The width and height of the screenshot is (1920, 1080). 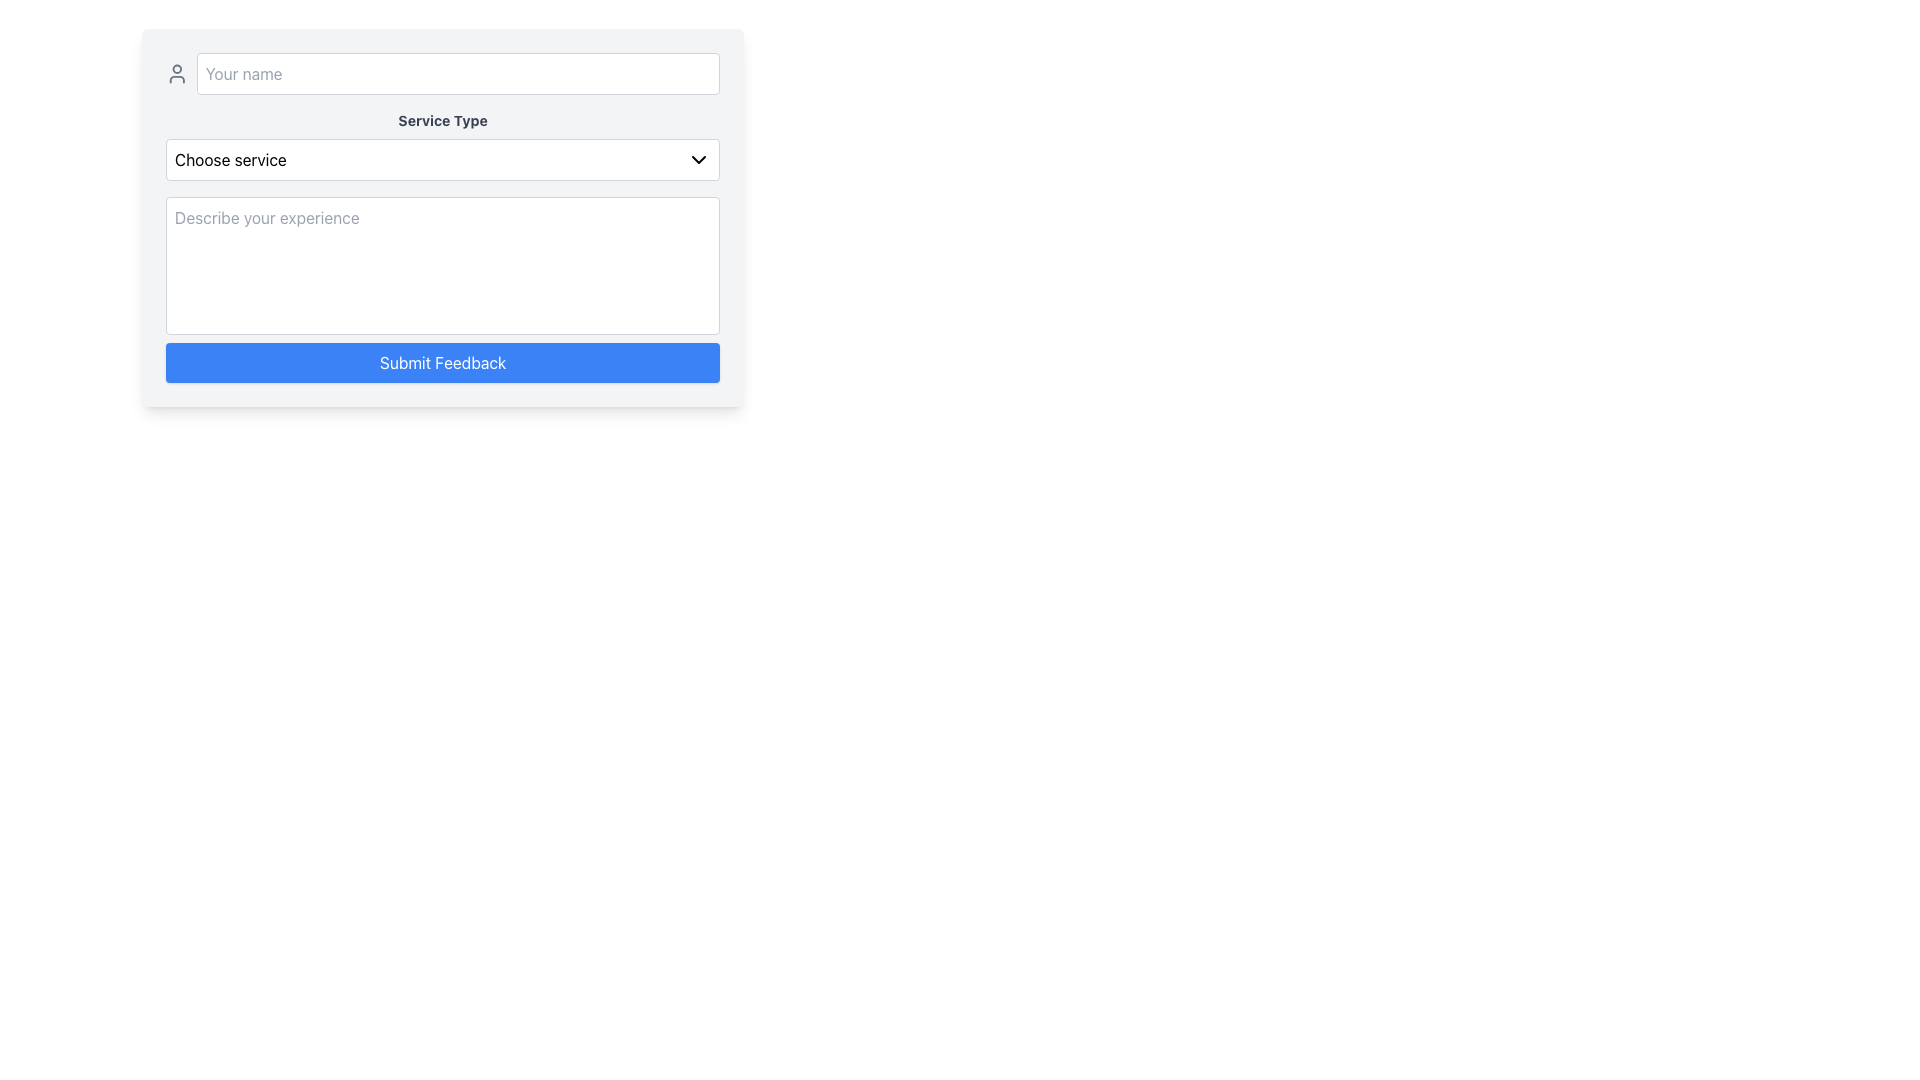 What do you see at coordinates (177, 72) in the screenshot?
I see `the user icon, which is a gray icon symbolizing a user, located to the left of the 'Your name' text input field at the top section of the form interface` at bounding box center [177, 72].